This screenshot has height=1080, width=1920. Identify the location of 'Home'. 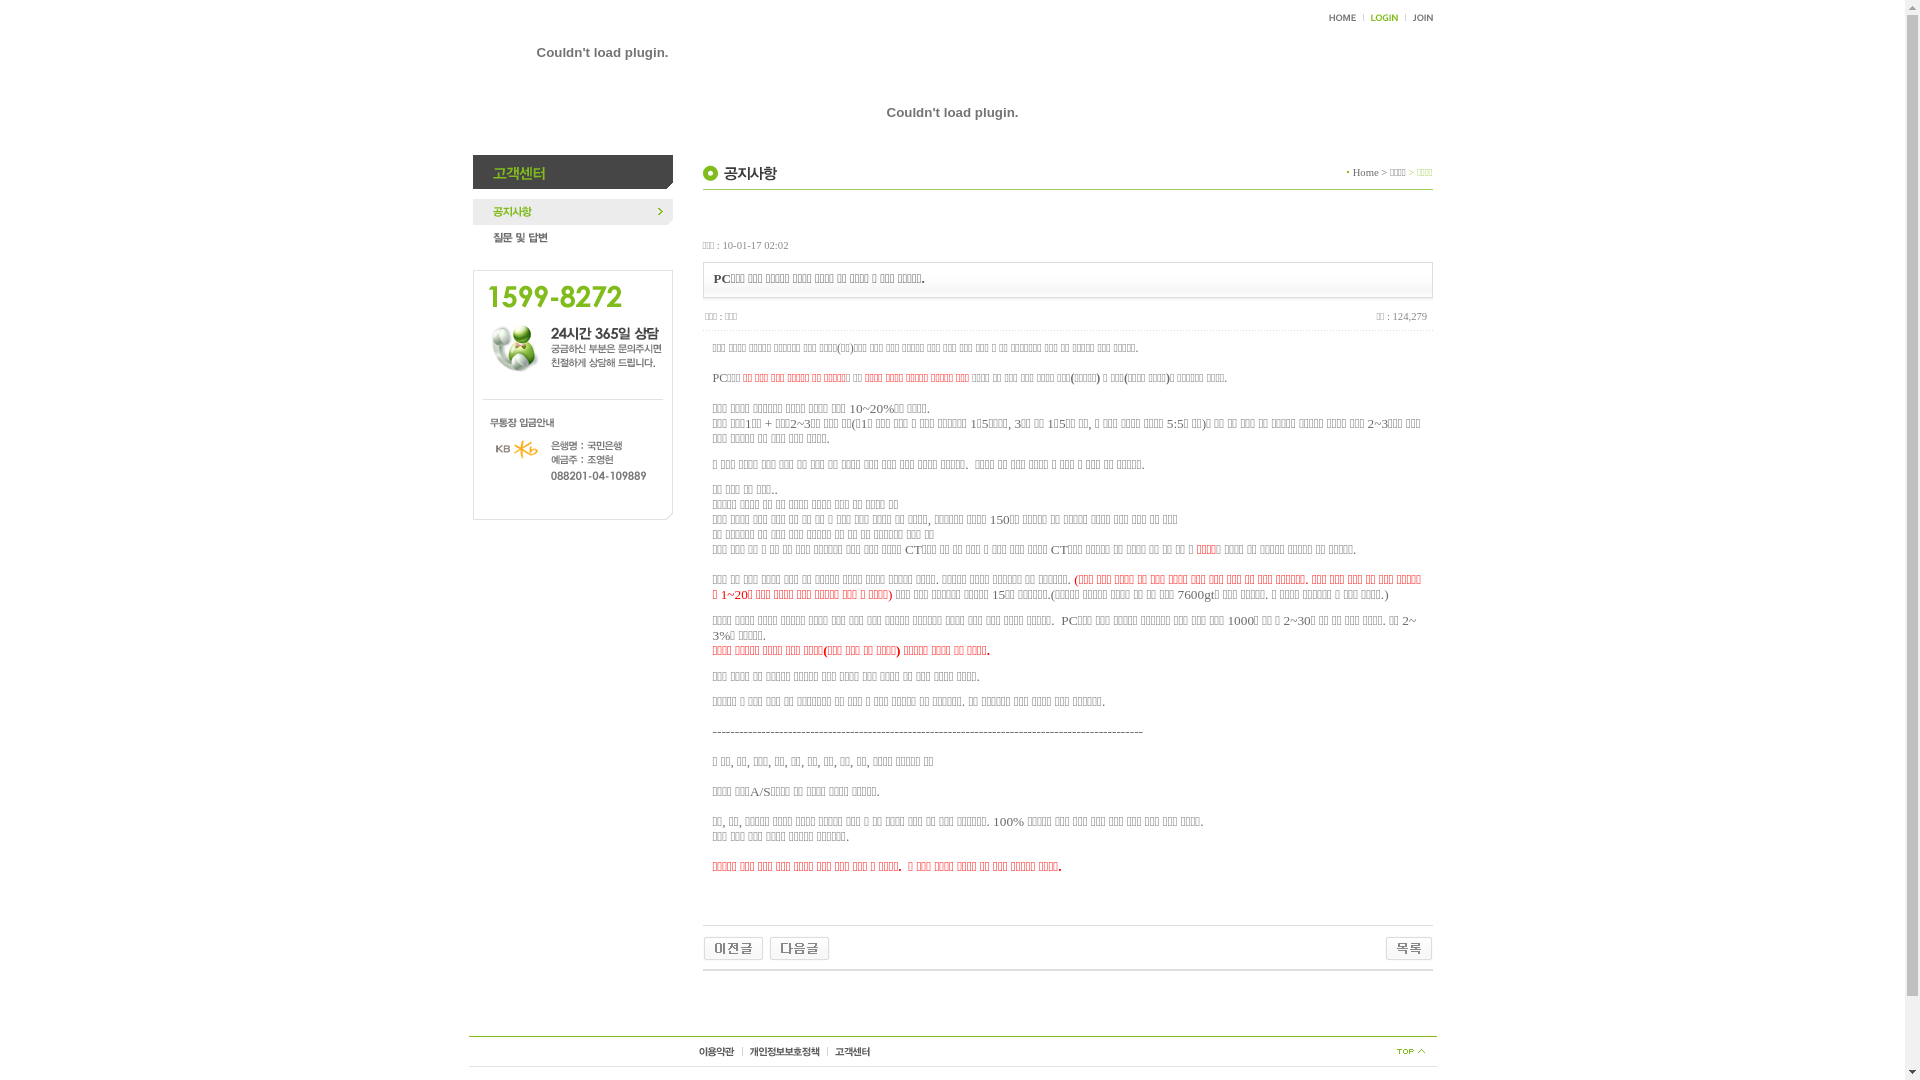
(1353, 170).